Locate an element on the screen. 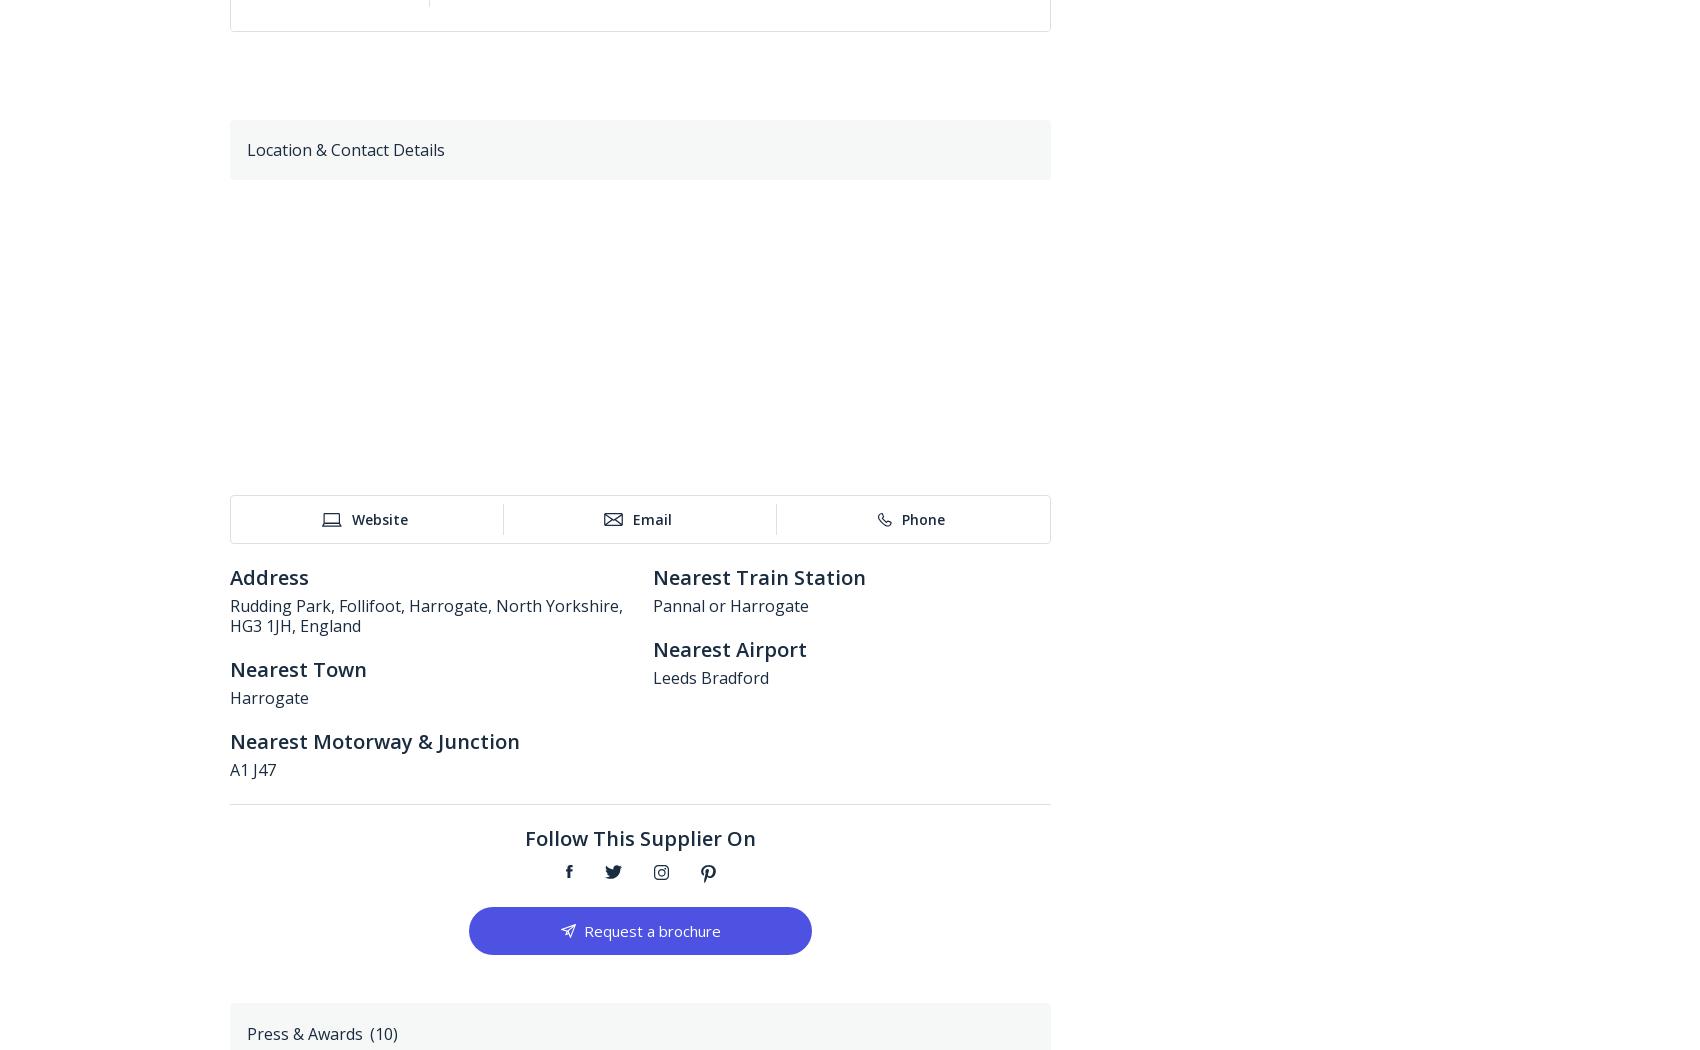 Image resolution: width=1700 pixels, height=1050 pixels. 'Nearest Motorway & Junction' is located at coordinates (374, 740).